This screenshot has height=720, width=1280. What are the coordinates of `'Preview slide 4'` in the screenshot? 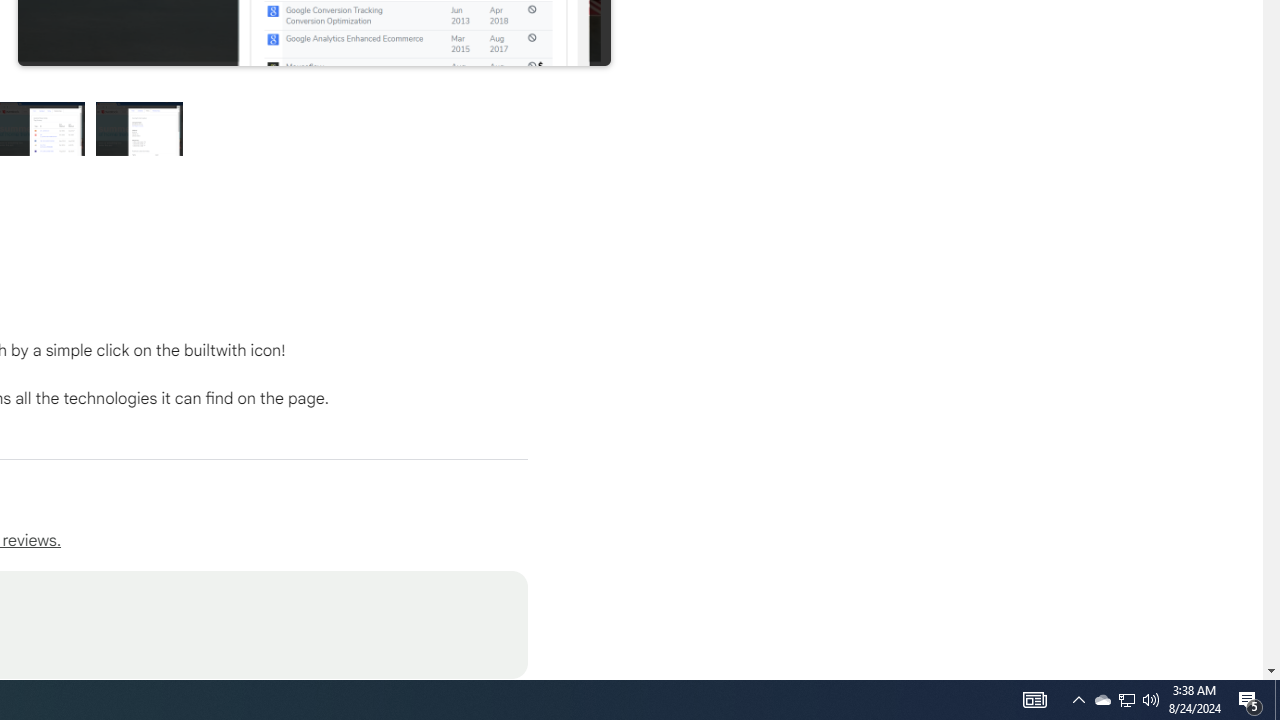 It's located at (139, 128).